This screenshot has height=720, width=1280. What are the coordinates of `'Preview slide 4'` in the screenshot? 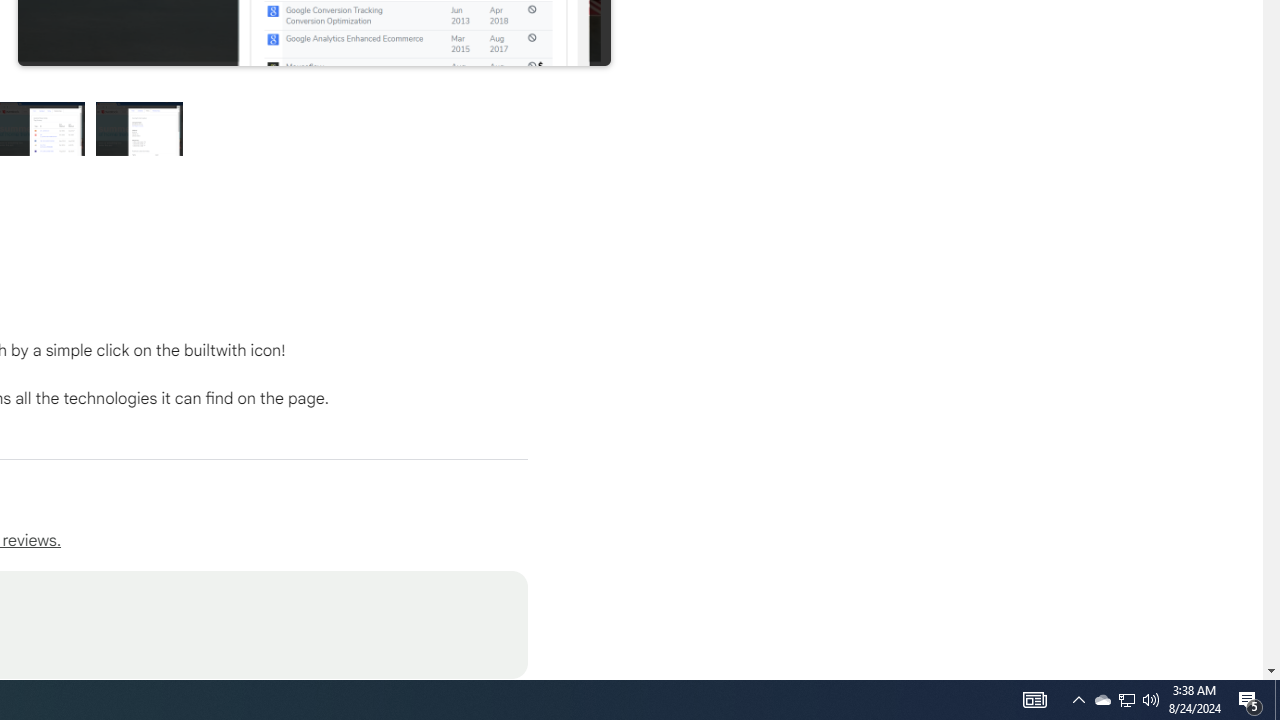 It's located at (139, 128).